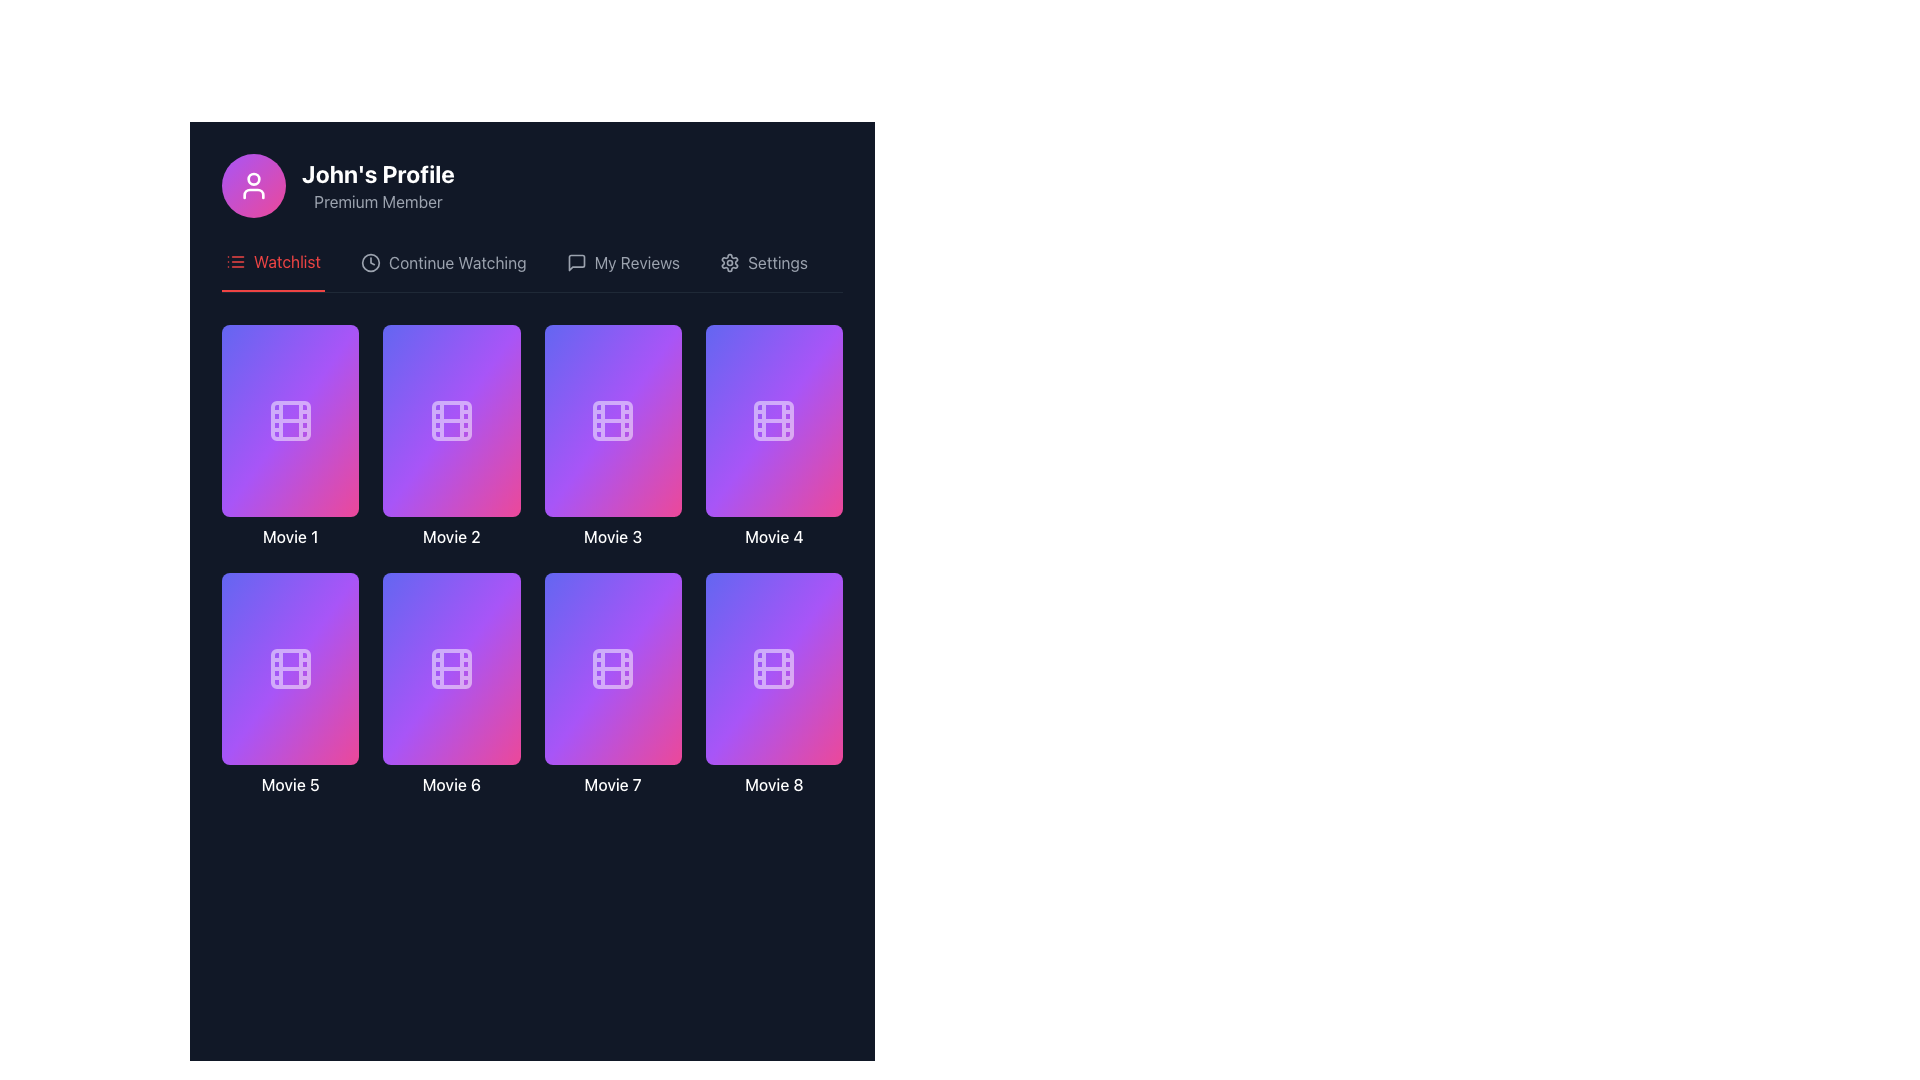 Image resolution: width=1920 pixels, height=1080 pixels. I want to click on the small, squared rectangle with slightly rounded corners that is part of the decorative film reel icon representing 'Movie 1' in the top-left corner of the grid view, so click(289, 419).